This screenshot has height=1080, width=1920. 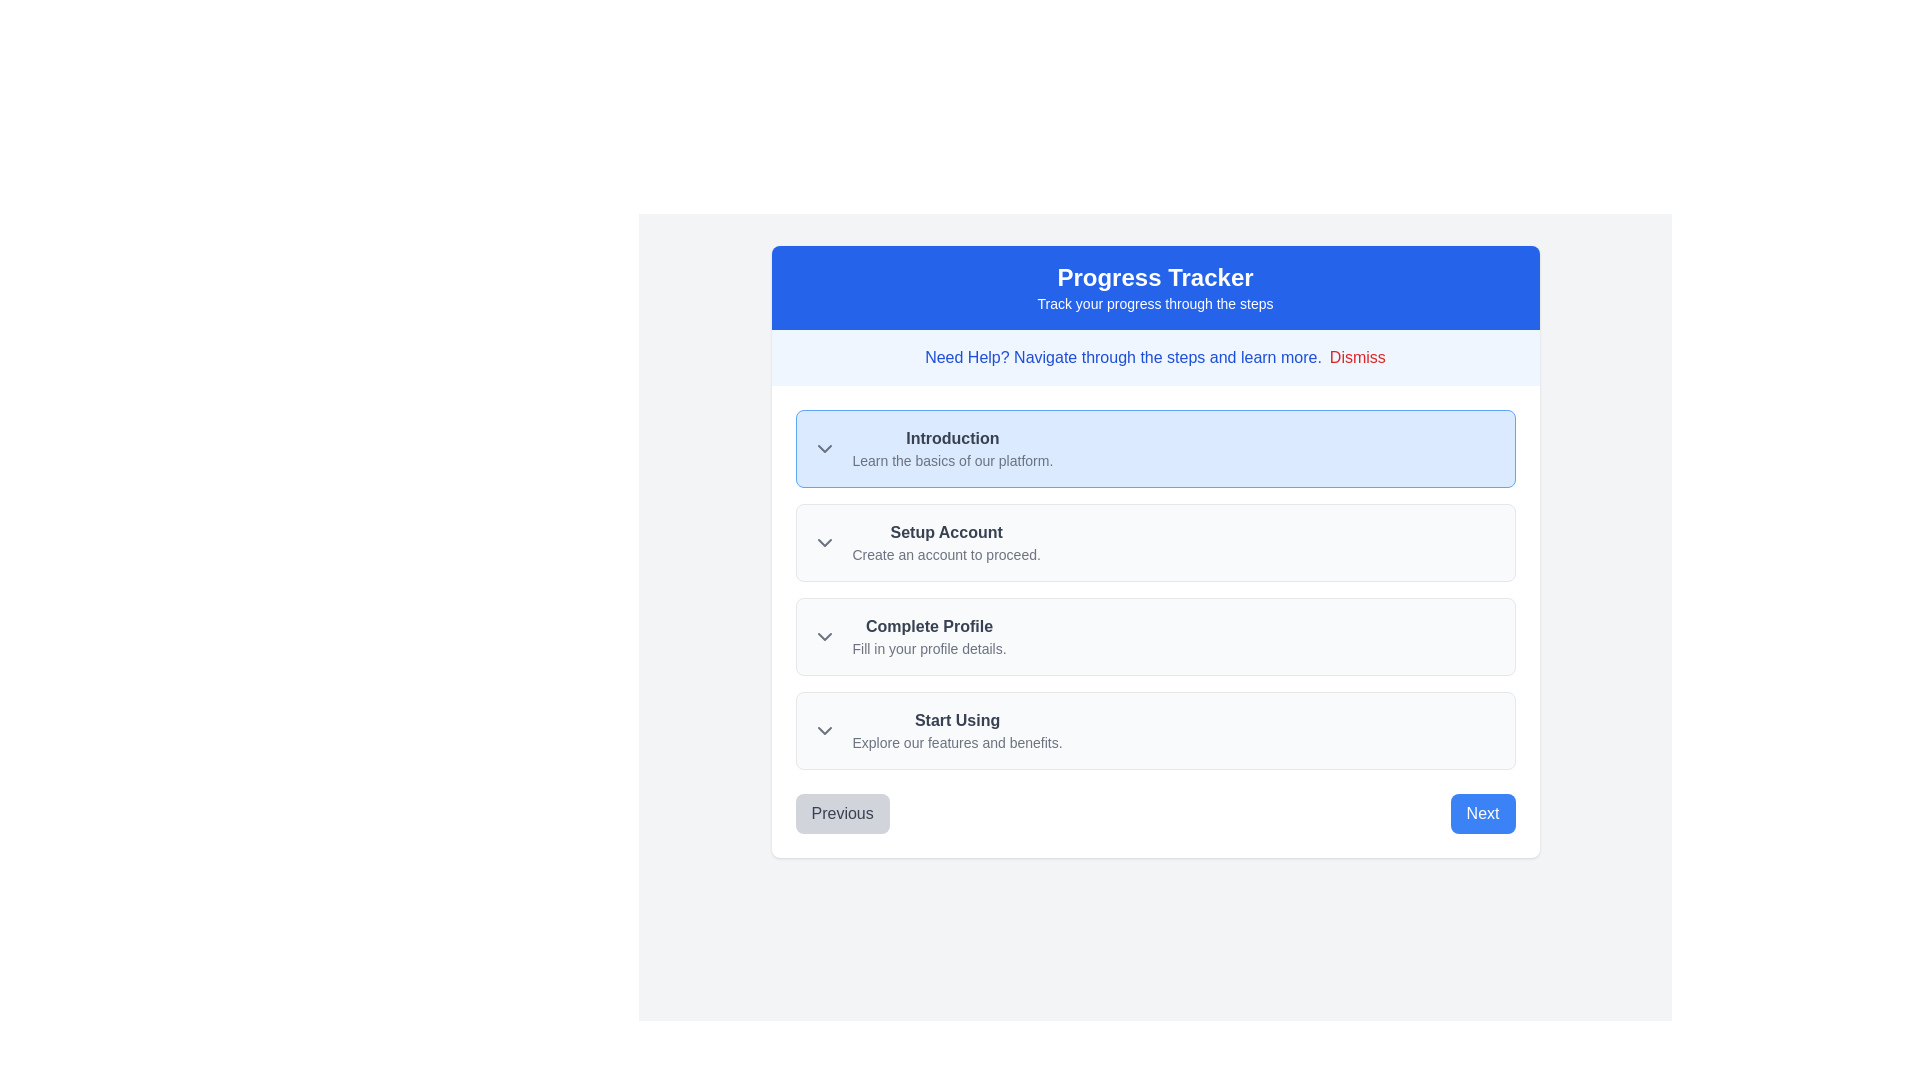 I want to click on the title of the second step indicator in the progress tracker, so click(x=1155, y=543).